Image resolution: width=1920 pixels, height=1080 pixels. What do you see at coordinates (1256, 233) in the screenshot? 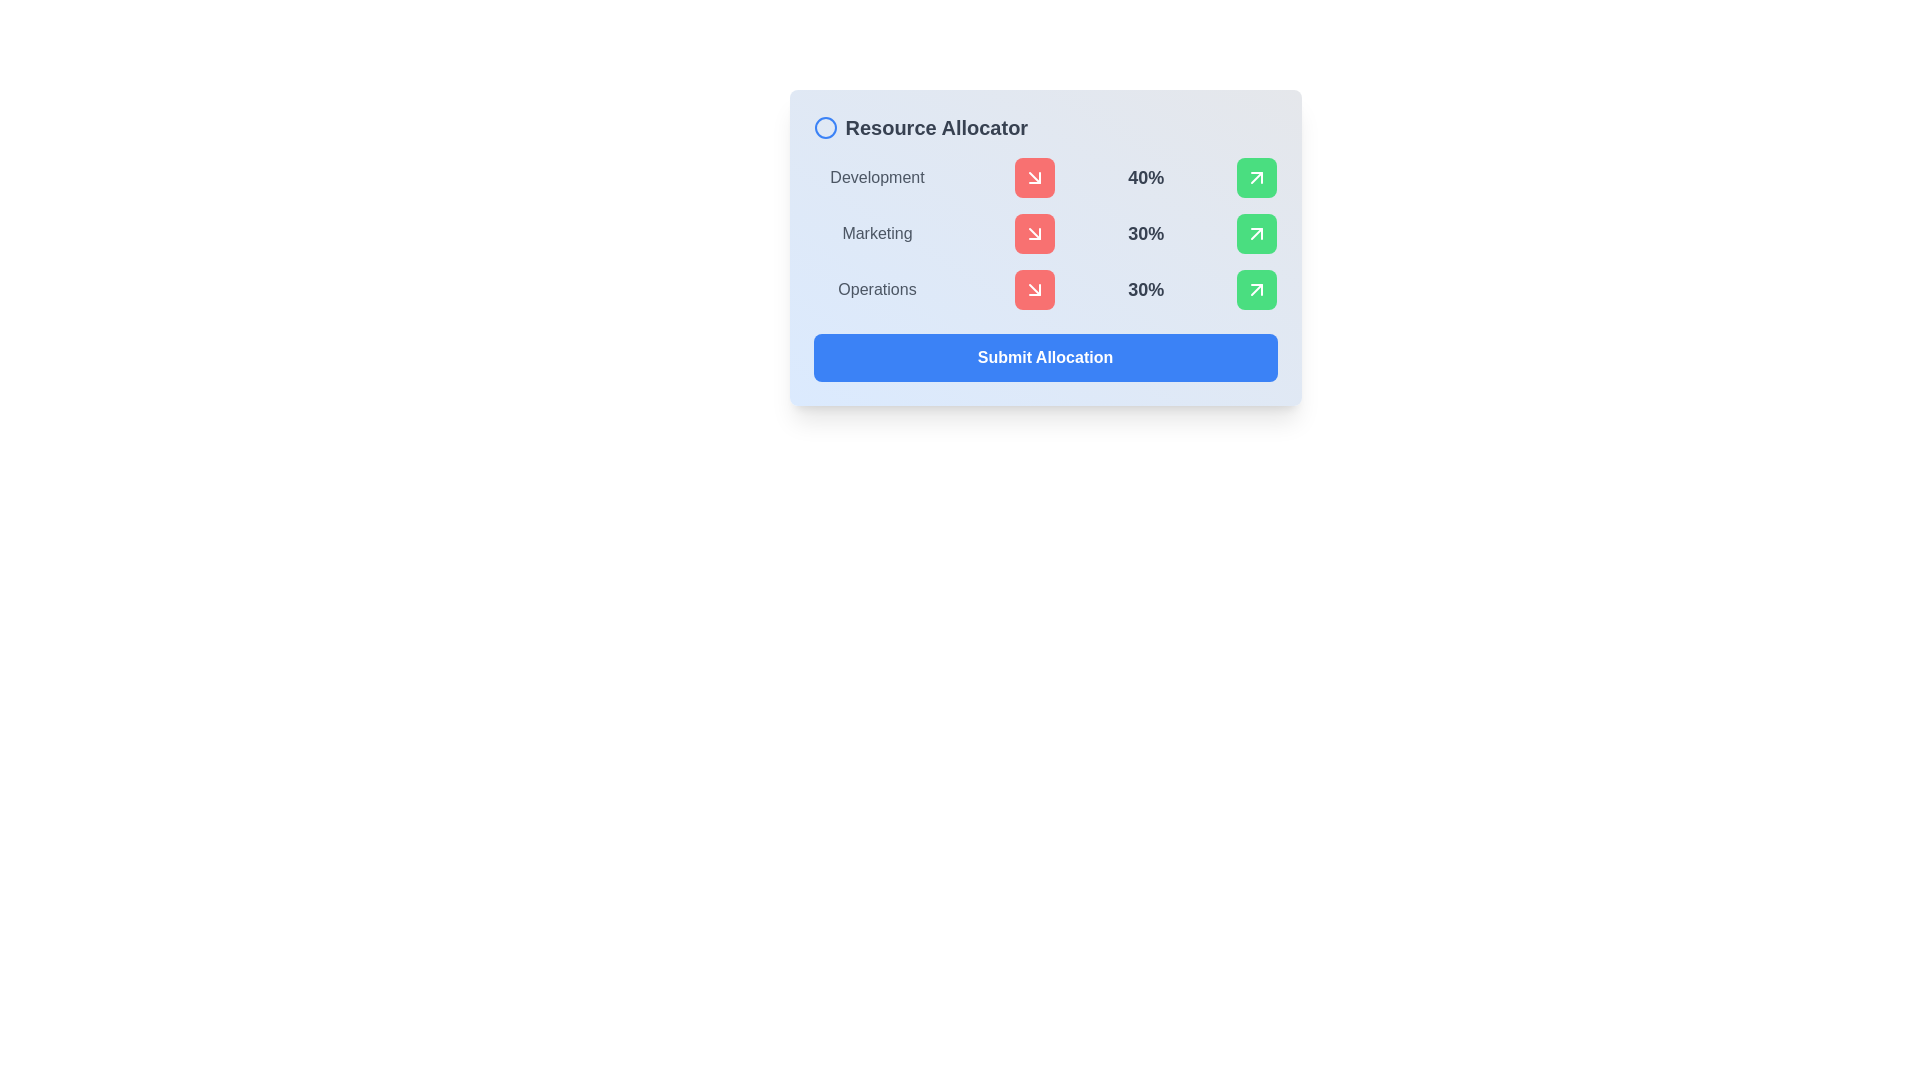
I see `the green arrow button pointing up and to the right in the 'Marketing' row of the 'Resource Allocator' section` at bounding box center [1256, 233].